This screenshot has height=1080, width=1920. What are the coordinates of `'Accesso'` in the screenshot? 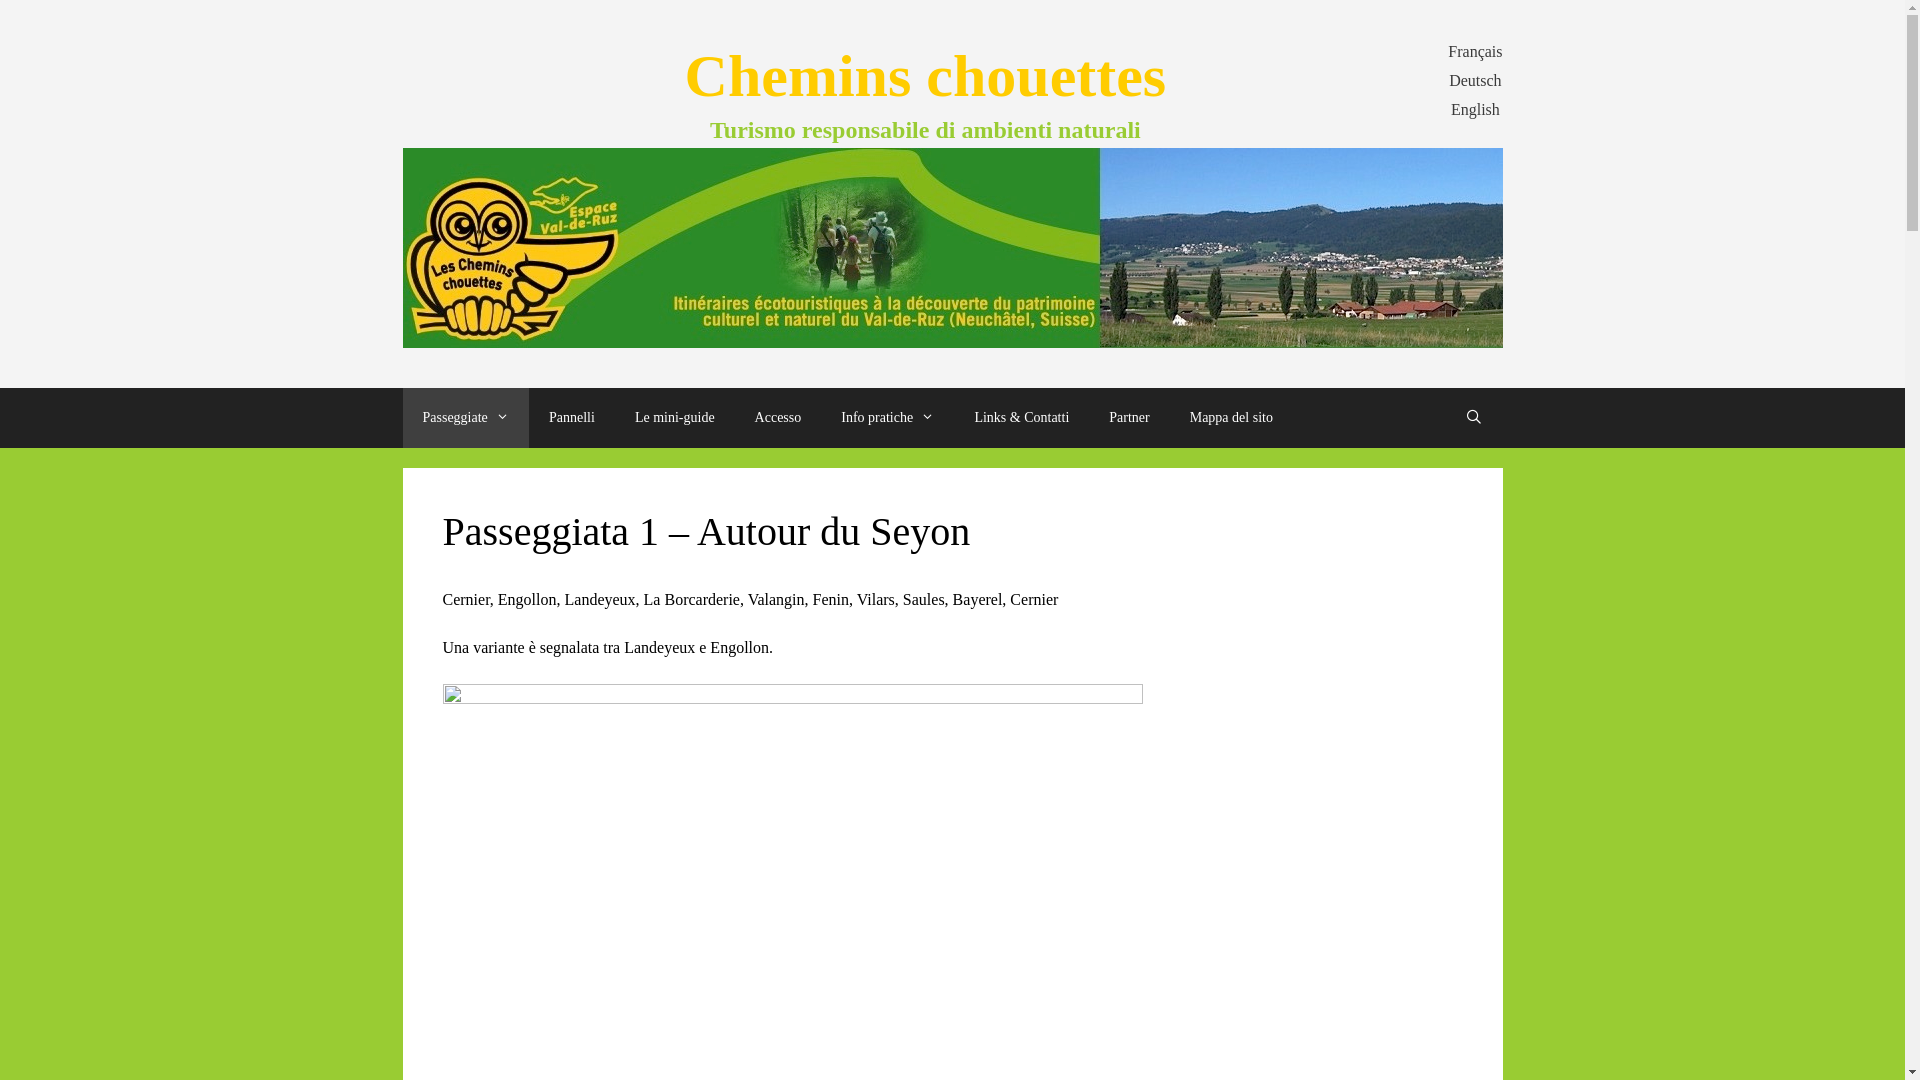 It's located at (777, 416).